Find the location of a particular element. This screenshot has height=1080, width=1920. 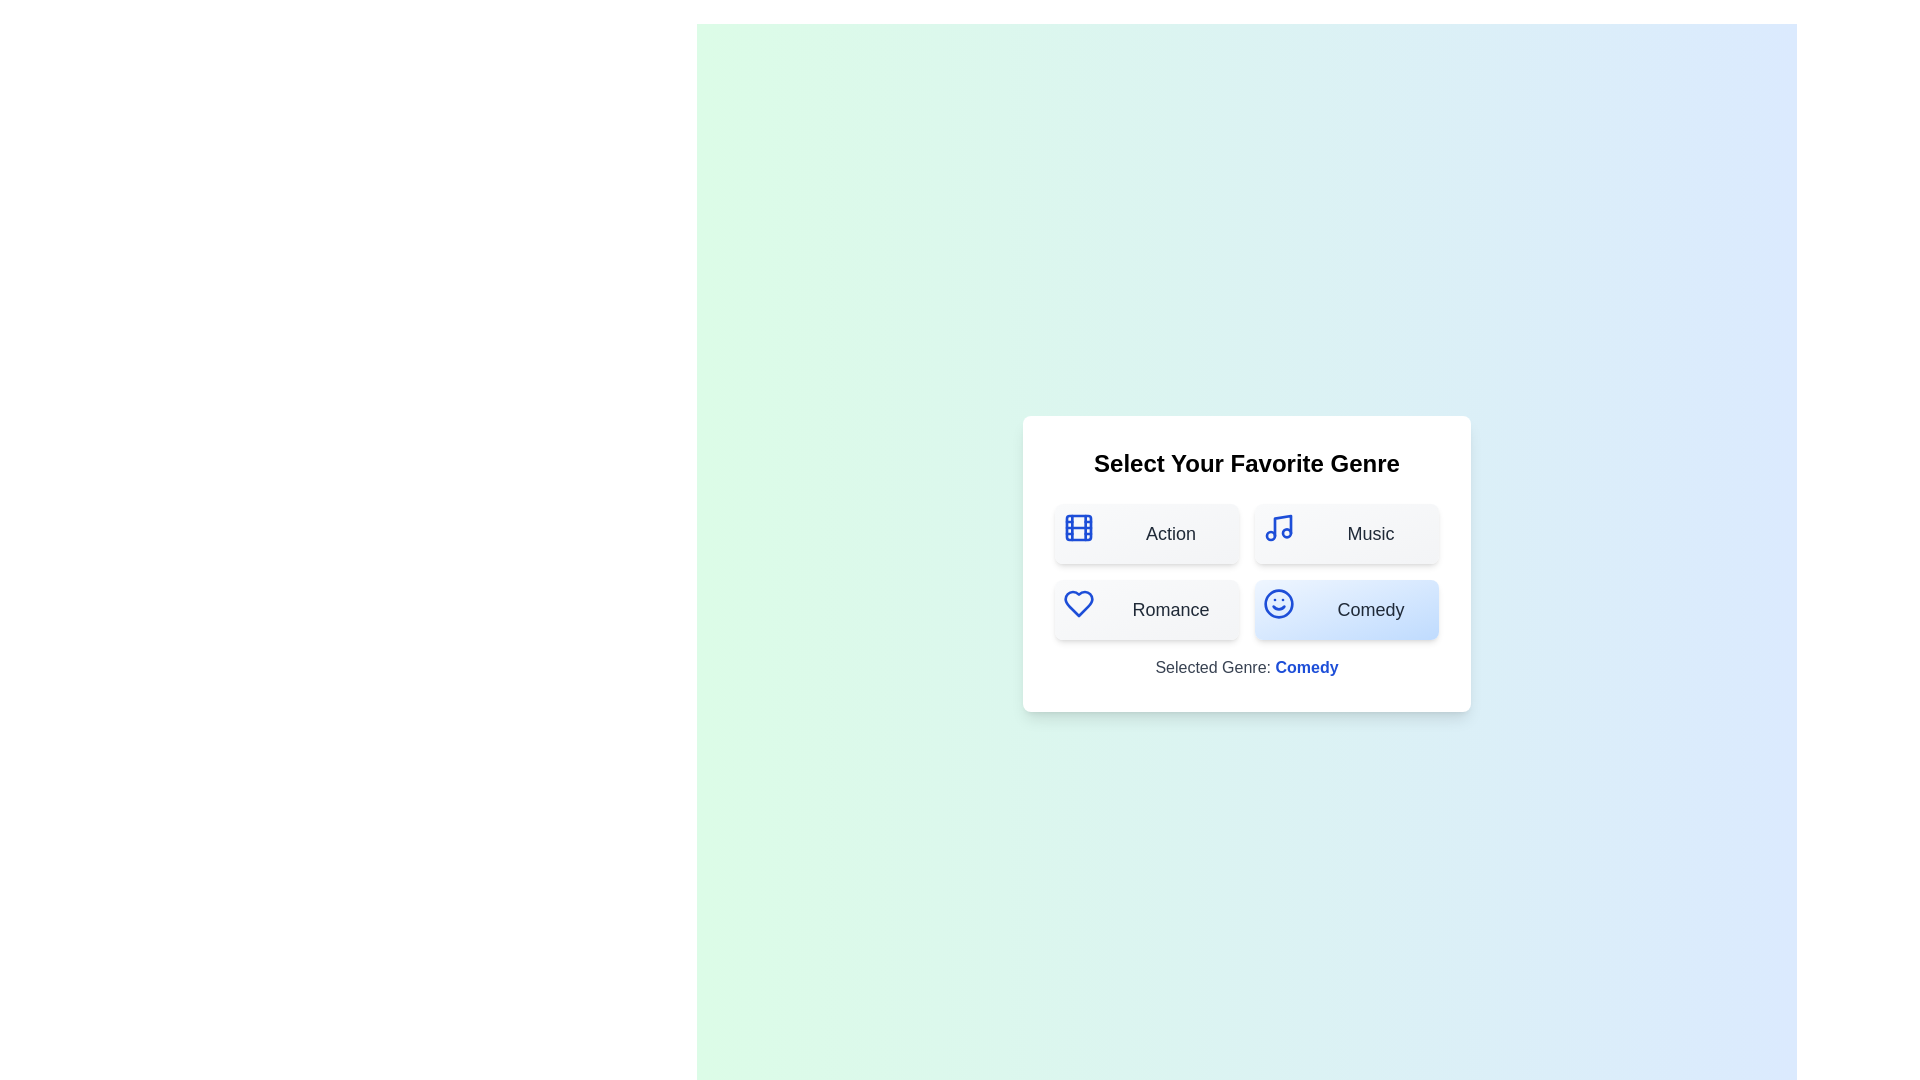

the musical note icon within the 'Music' button located at the top-right corner of the genre selection grid is located at coordinates (1282, 524).